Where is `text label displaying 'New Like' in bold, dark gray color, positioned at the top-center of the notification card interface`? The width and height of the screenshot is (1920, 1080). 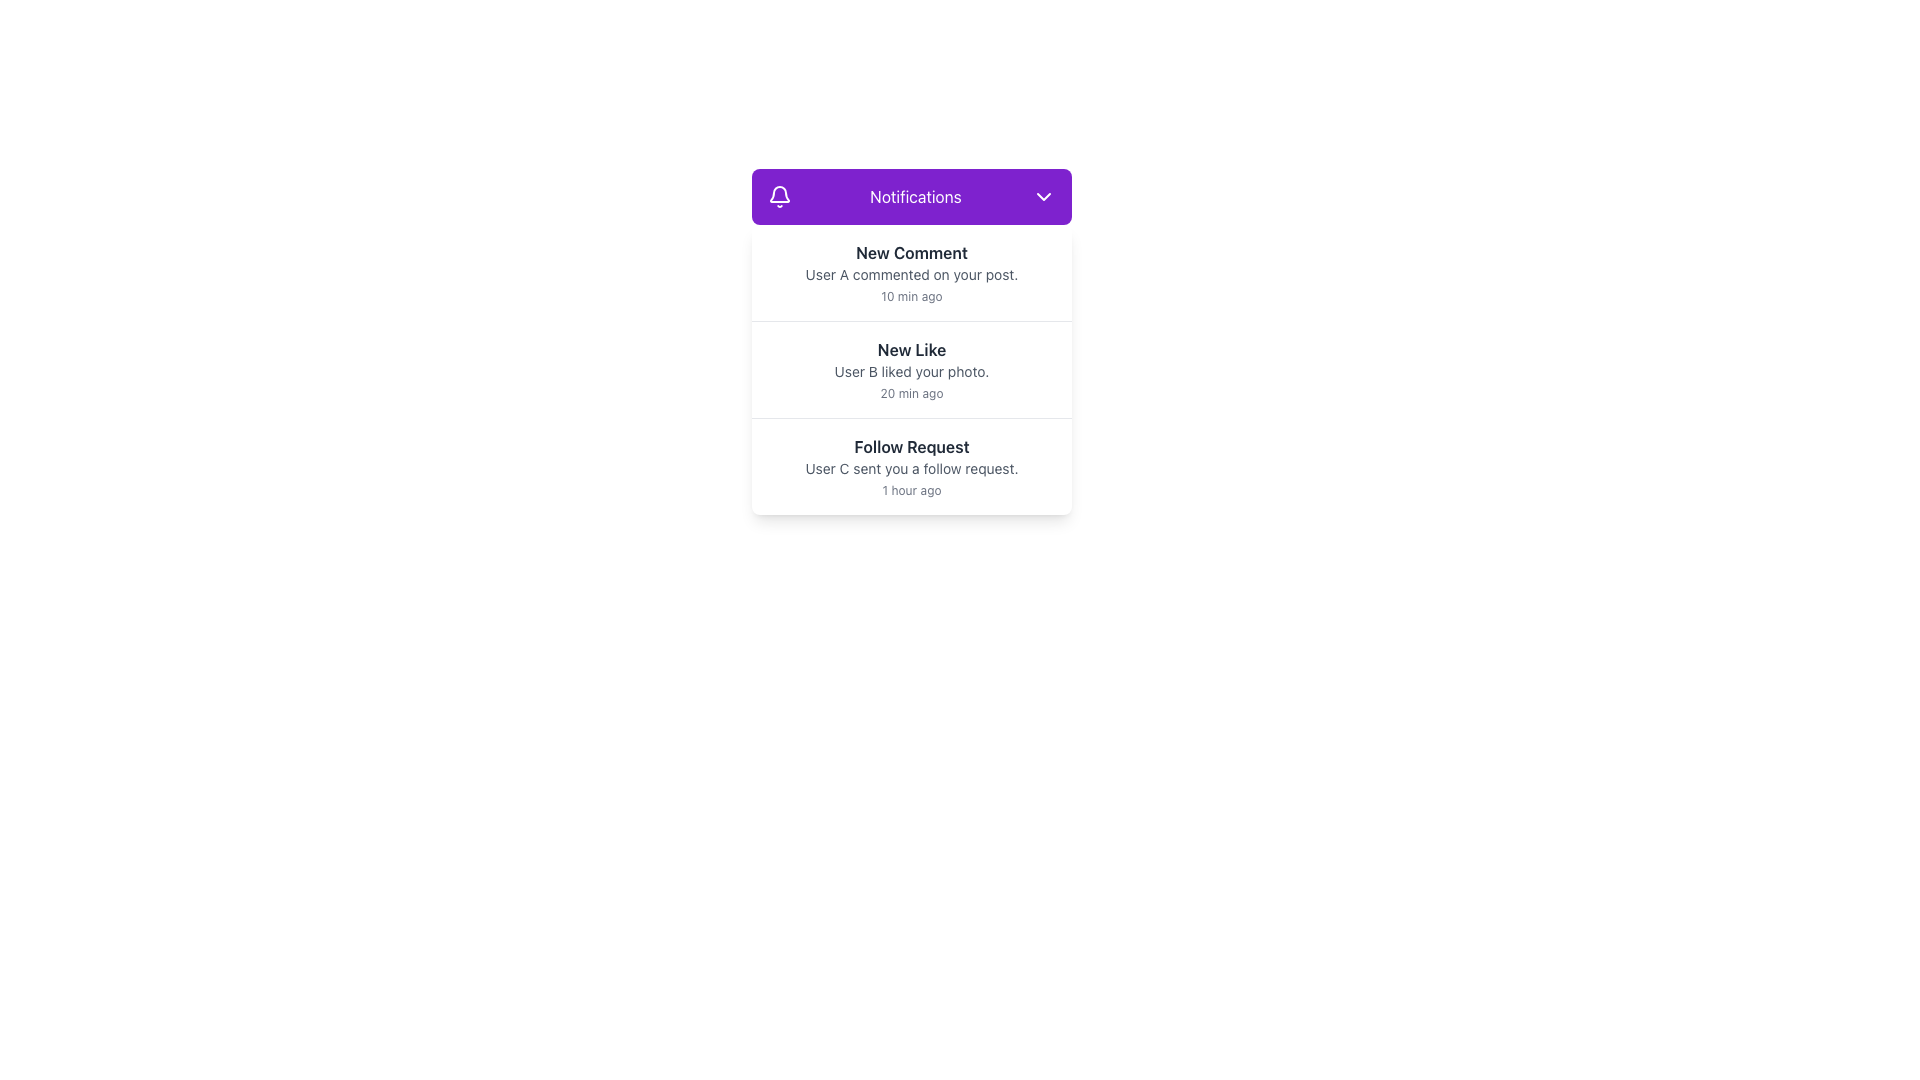
text label displaying 'New Like' in bold, dark gray color, positioned at the top-center of the notification card interface is located at coordinates (911, 349).